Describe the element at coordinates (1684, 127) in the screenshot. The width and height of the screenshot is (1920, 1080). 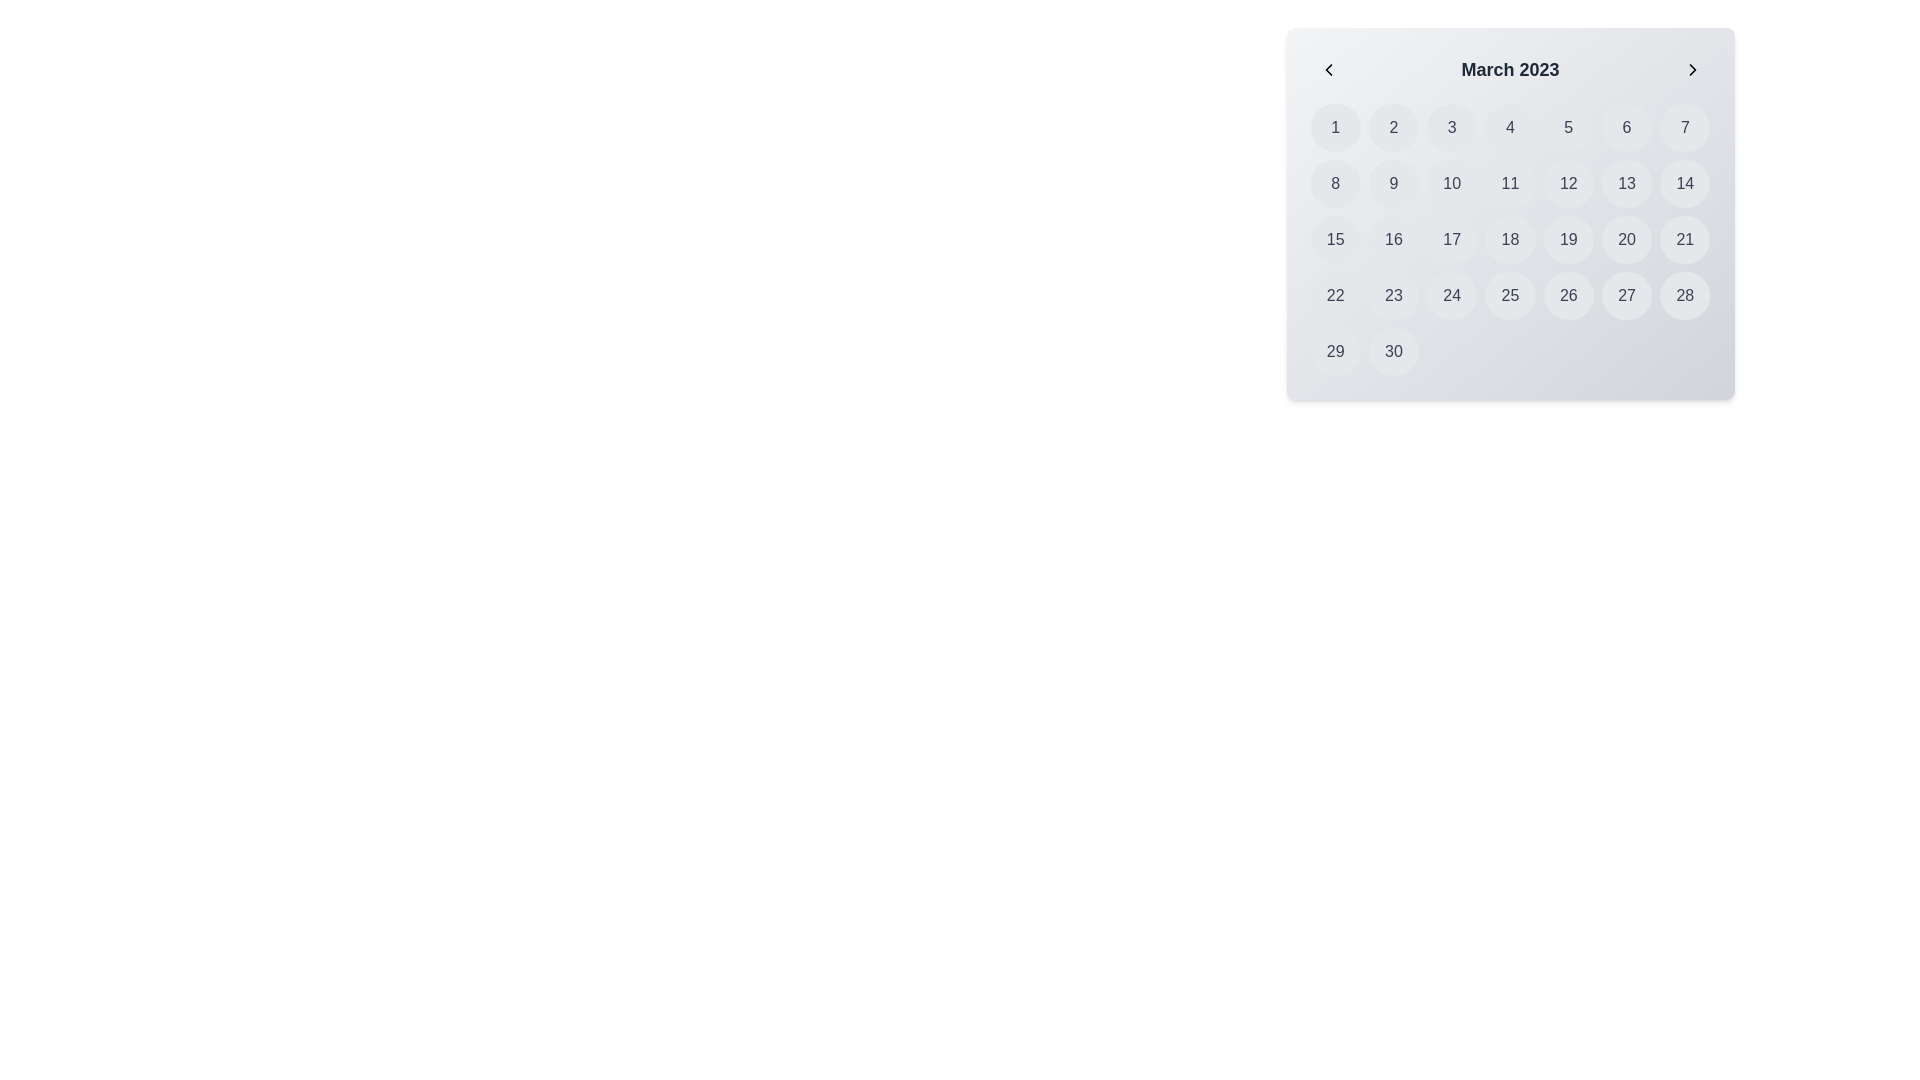
I see `the button representing the 7th day in the calendar month, located in the top row of a 7-column grid, adjacent to the '6' button` at that location.